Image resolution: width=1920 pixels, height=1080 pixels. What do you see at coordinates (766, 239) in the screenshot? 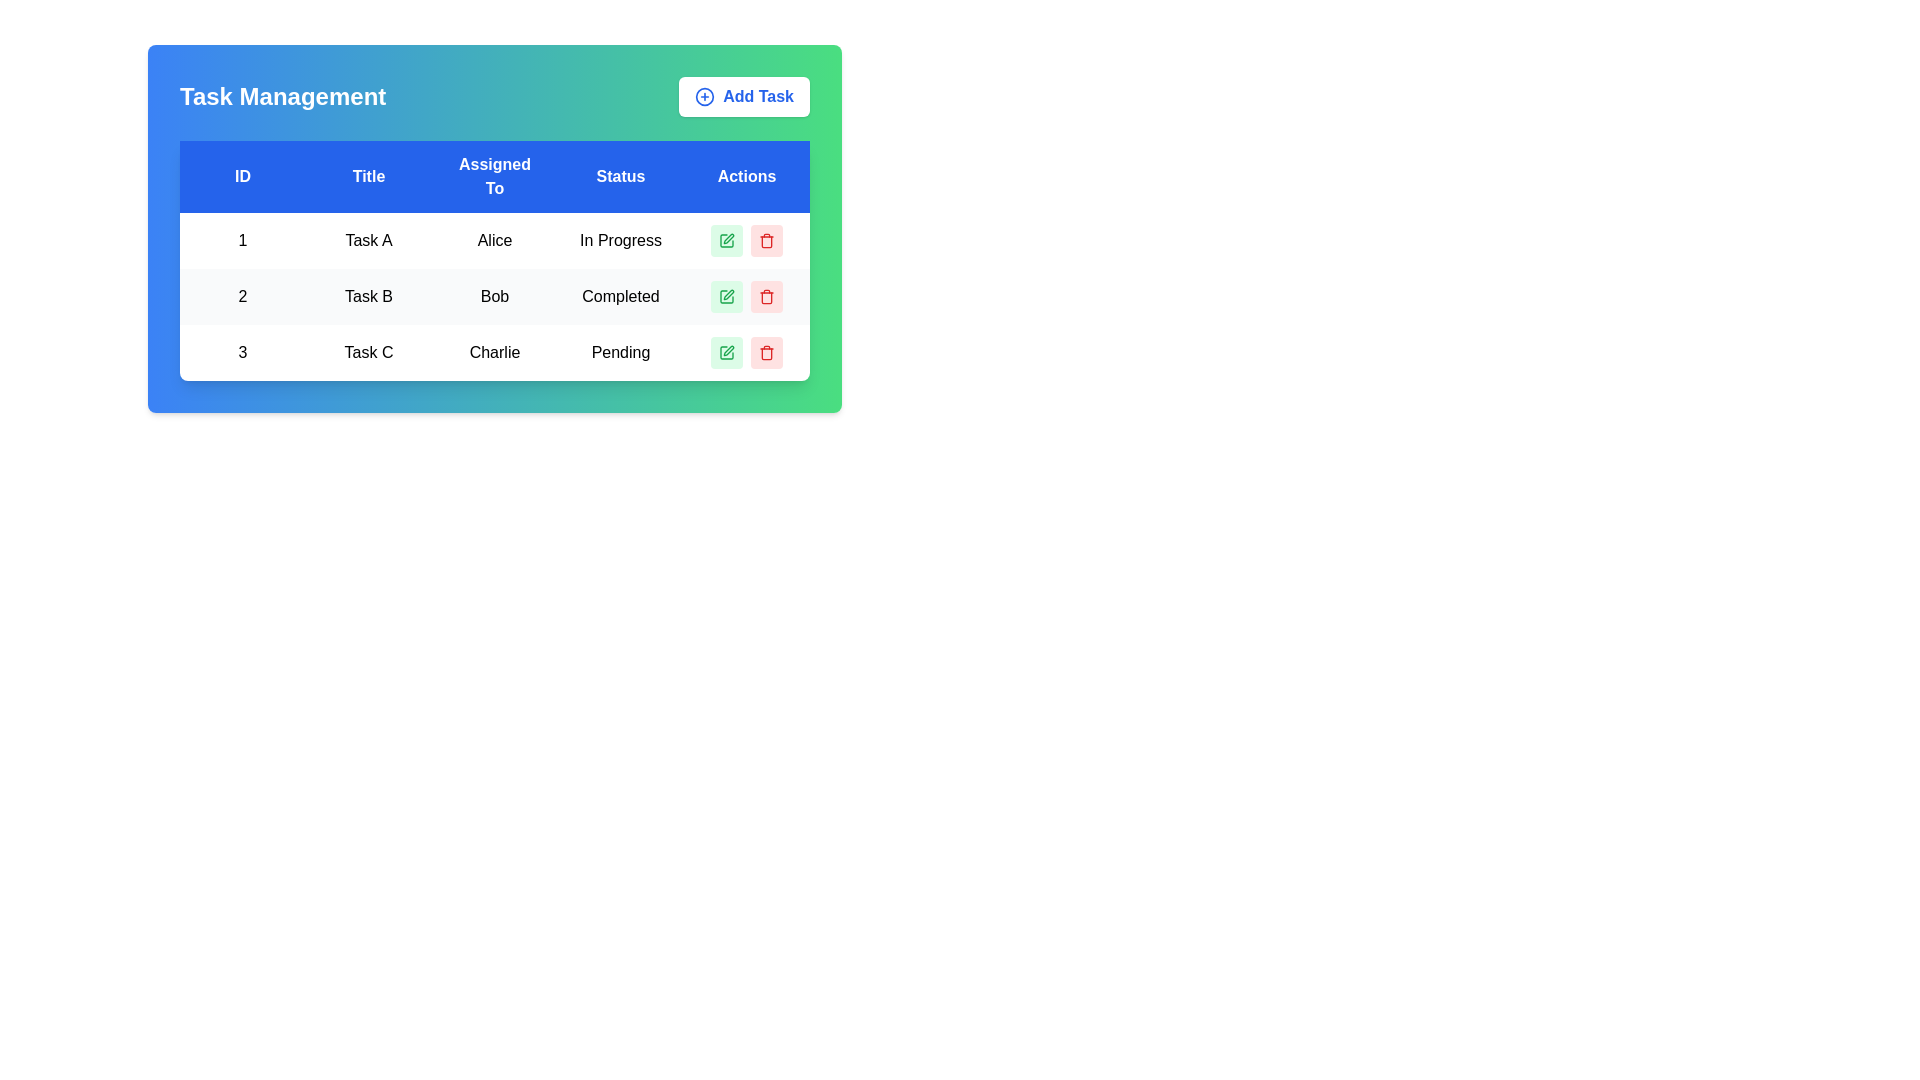
I see `the red trash icon button located in the 'Actions' column of the first row in the table to observe its hover effects` at bounding box center [766, 239].